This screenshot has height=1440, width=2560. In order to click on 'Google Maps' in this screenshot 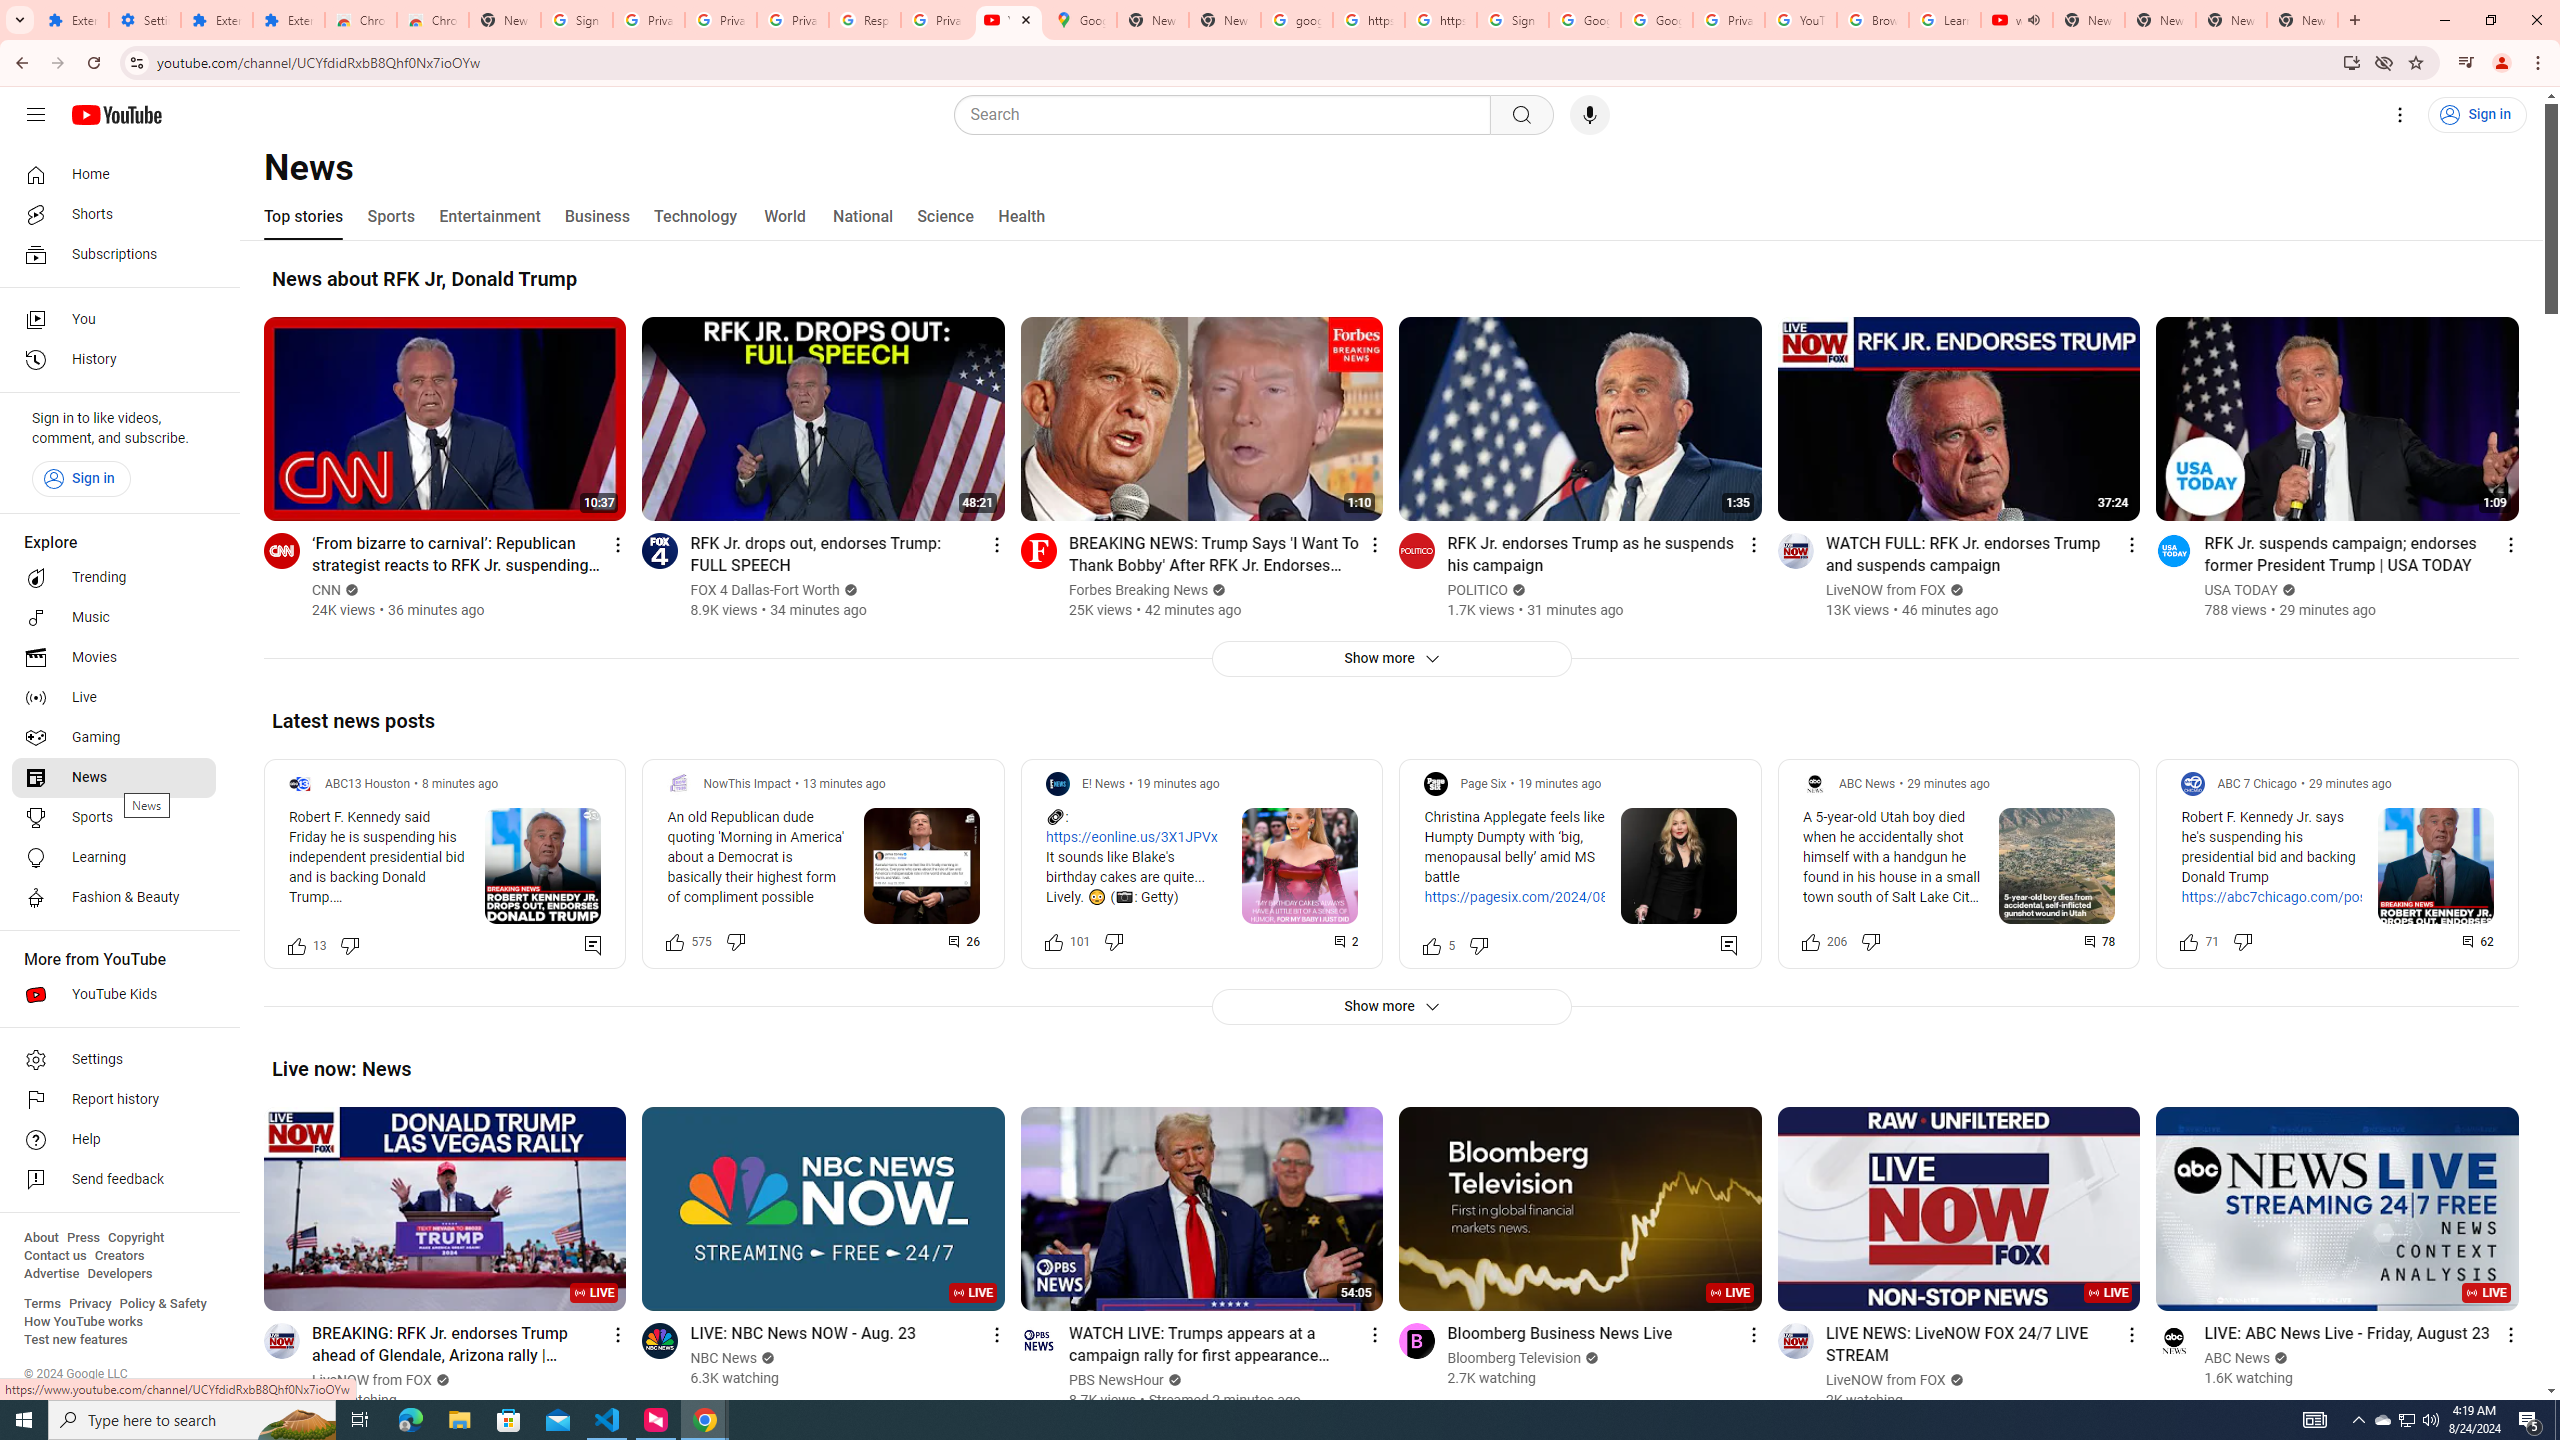, I will do `click(1080, 19)`.